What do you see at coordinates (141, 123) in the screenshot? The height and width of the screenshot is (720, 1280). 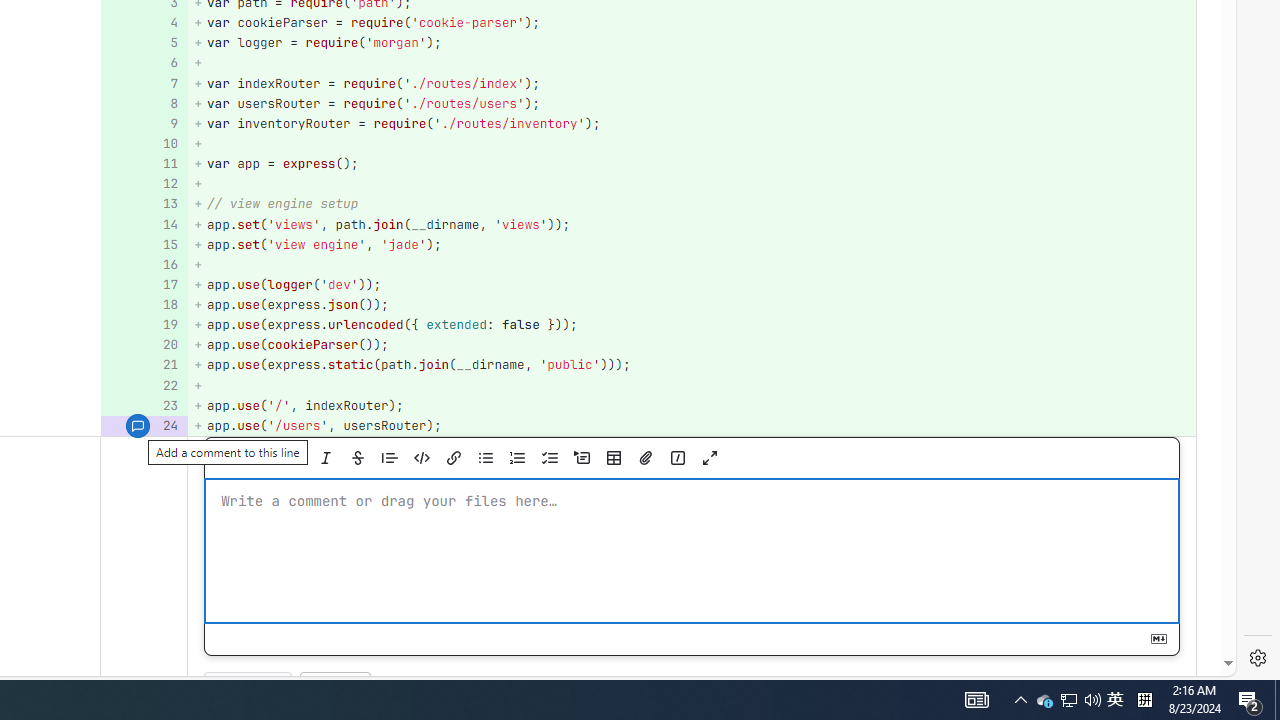 I see `'9'` at bounding box center [141, 123].